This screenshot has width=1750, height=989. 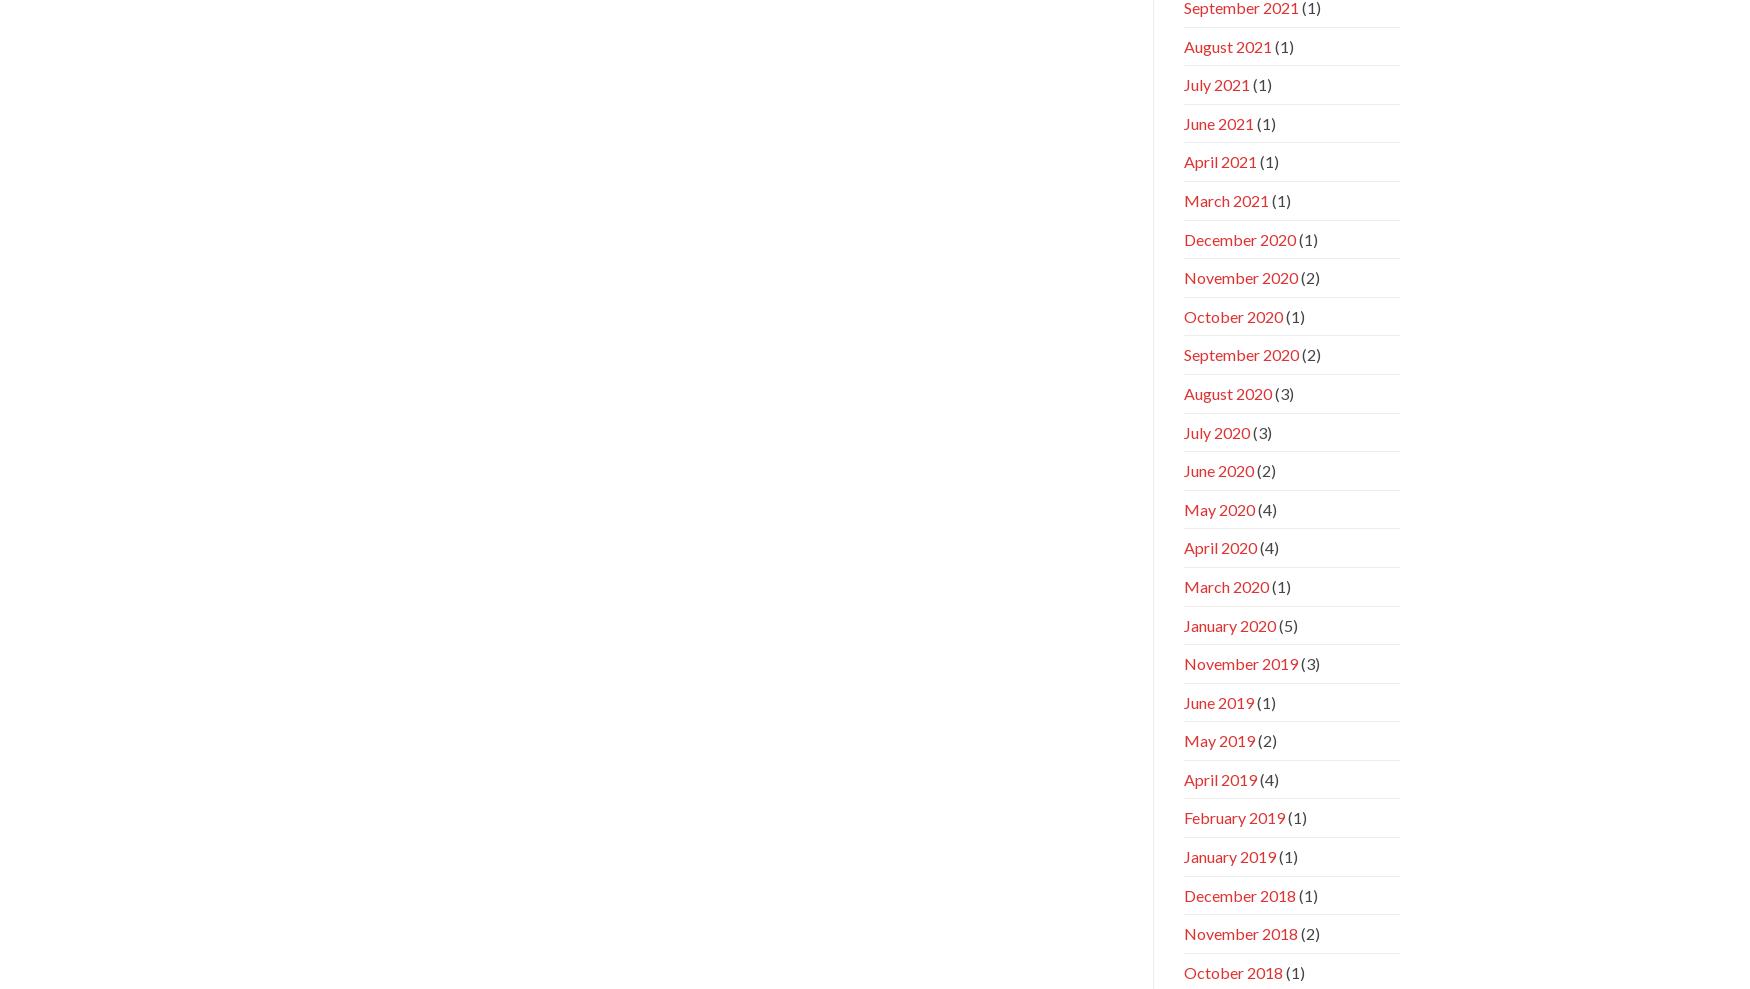 I want to click on 'March 2020', so click(x=1225, y=584).